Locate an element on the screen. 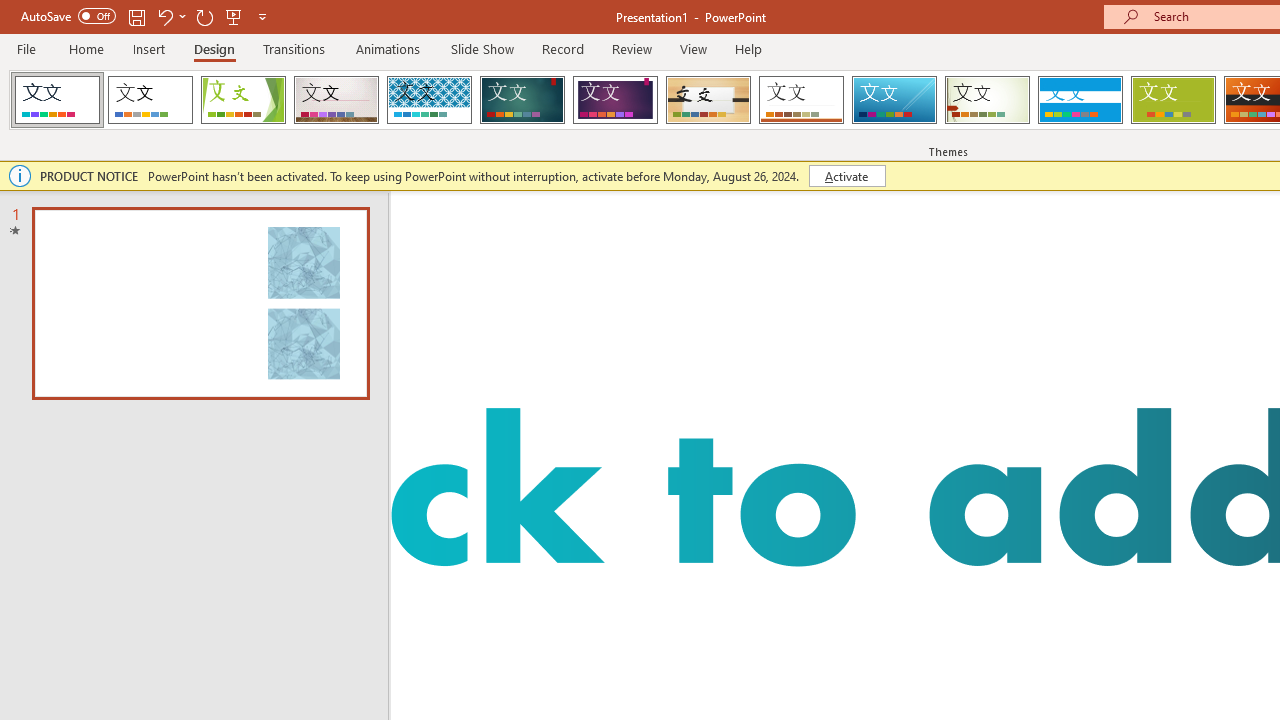 This screenshot has width=1280, height=720. 'Ion' is located at coordinates (522, 100).